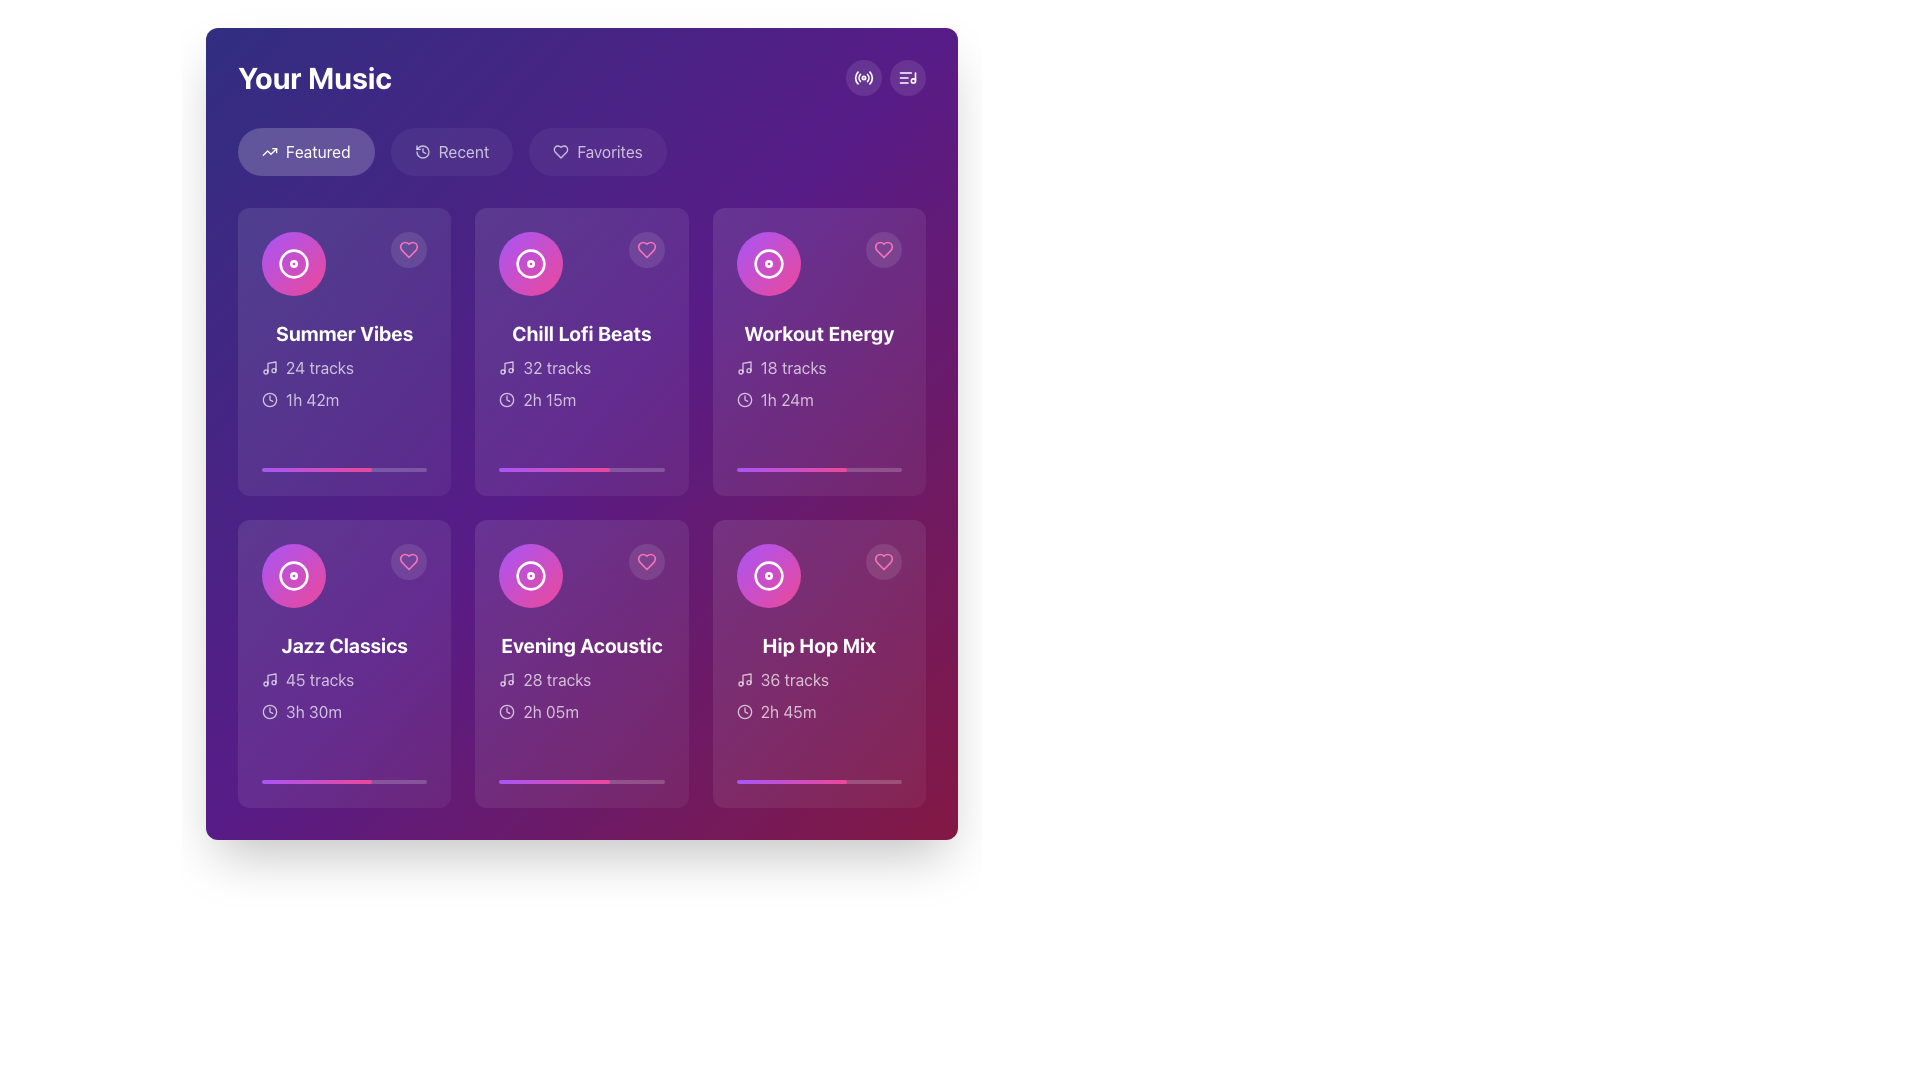  What do you see at coordinates (767, 262) in the screenshot?
I see `the circular gradient icon with a white inner circle located in the top-right section of the 'Workout Energy' card` at bounding box center [767, 262].